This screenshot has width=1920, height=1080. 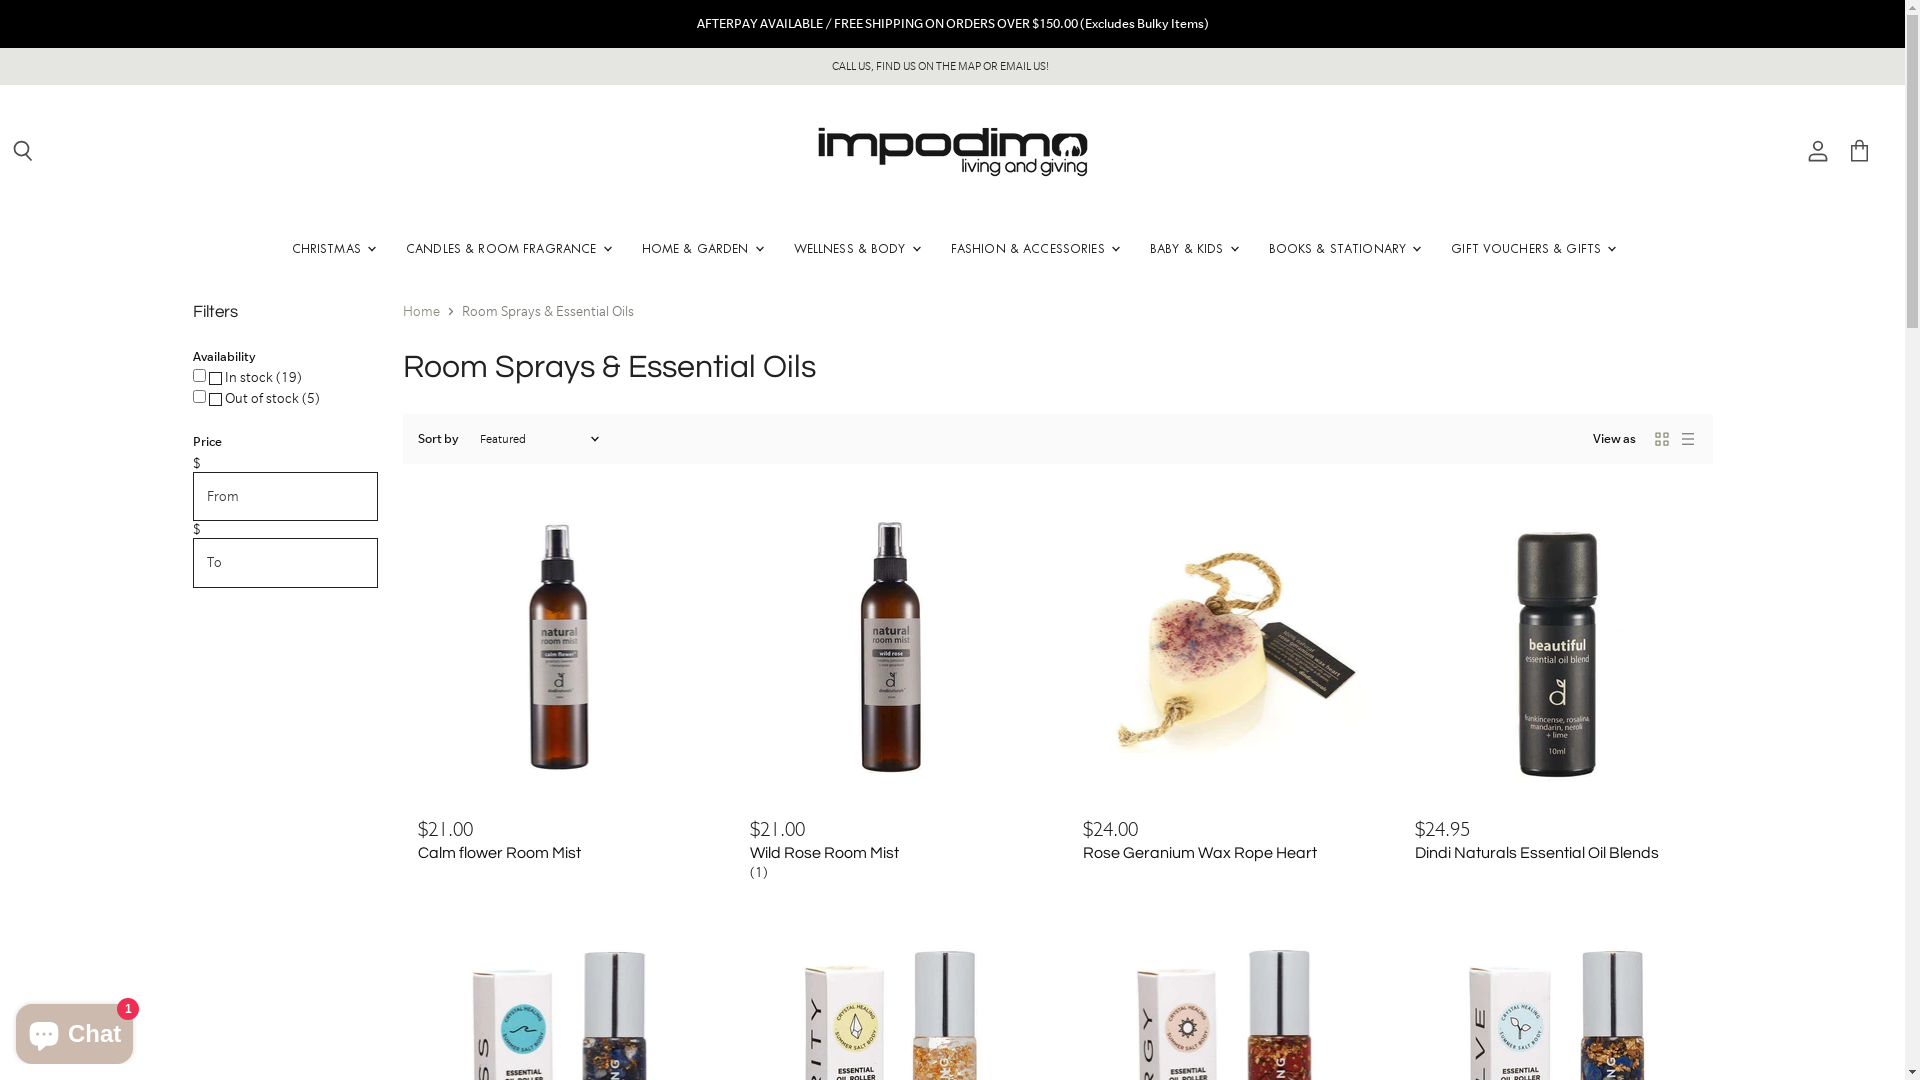 I want to click on 'Home', so click(x=401, y=311).